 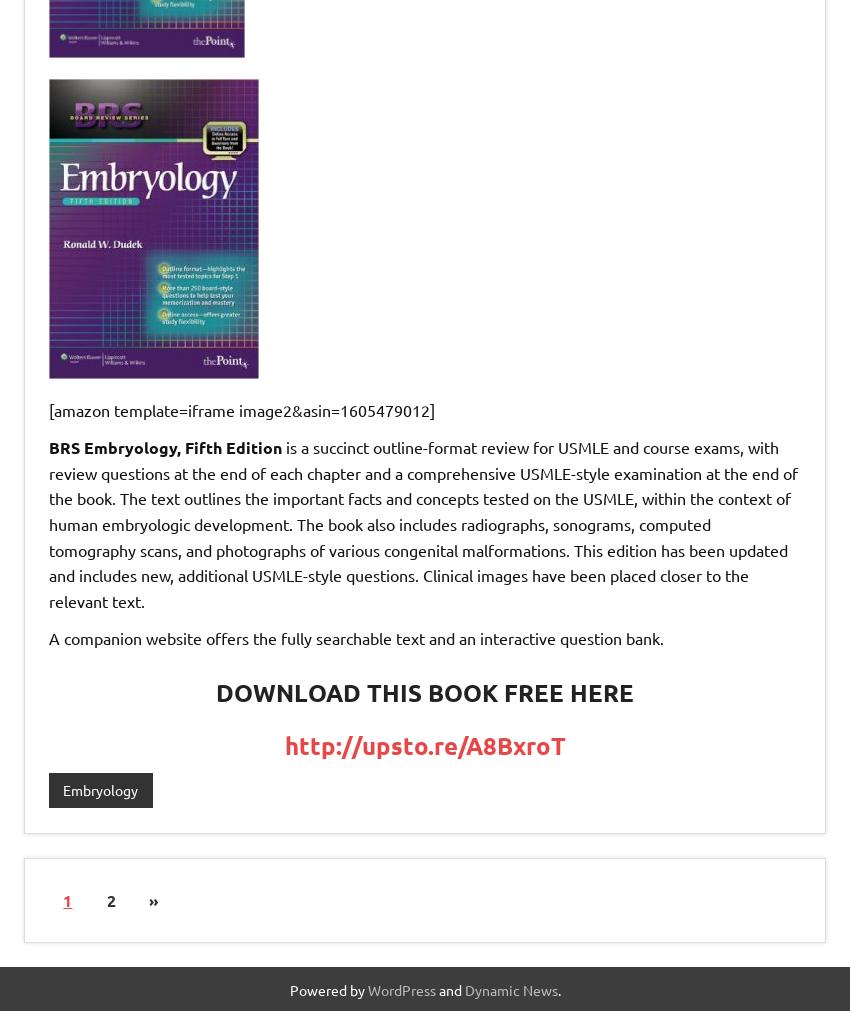 I want to click on '[amazon template=iframe image2&asin=1605479012]', so click(x=241, y=407).